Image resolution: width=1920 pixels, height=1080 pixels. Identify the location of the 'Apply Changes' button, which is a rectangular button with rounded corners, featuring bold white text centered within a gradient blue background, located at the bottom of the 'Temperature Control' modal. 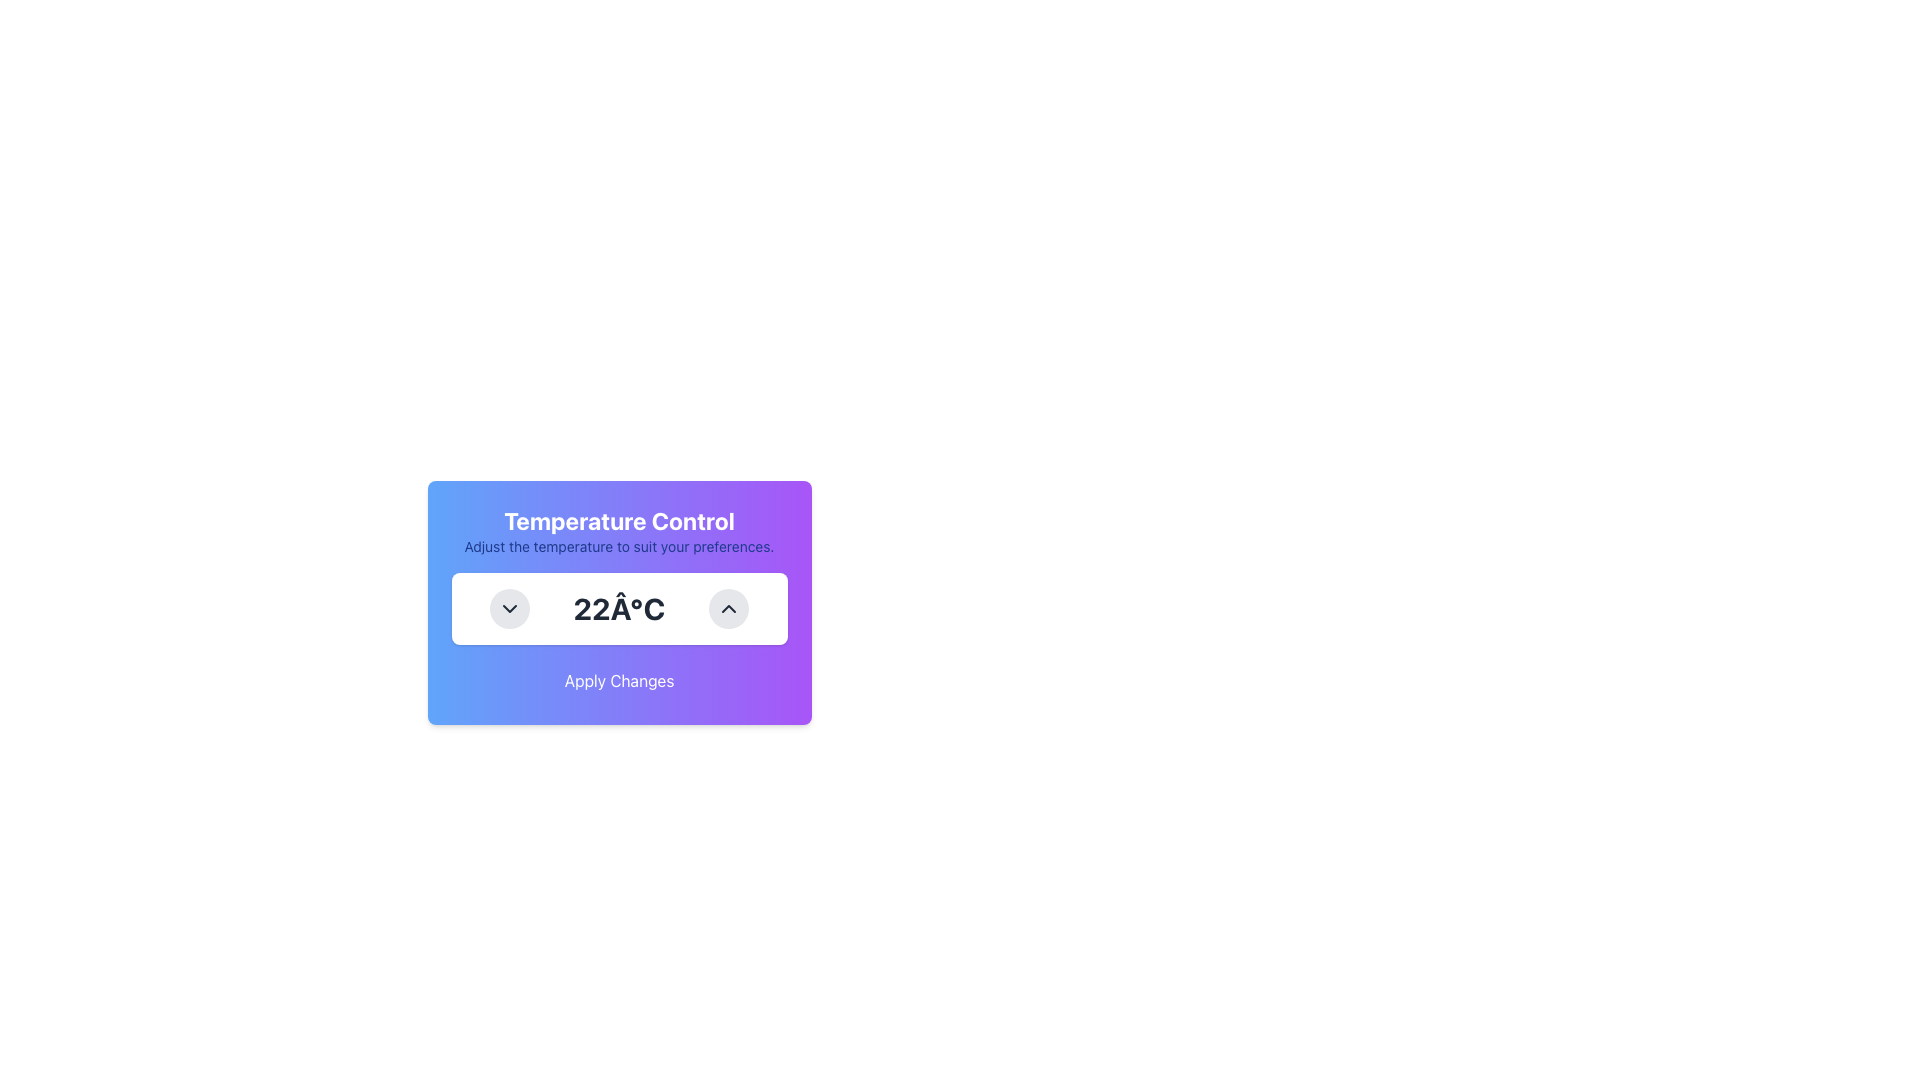
(618, 680).